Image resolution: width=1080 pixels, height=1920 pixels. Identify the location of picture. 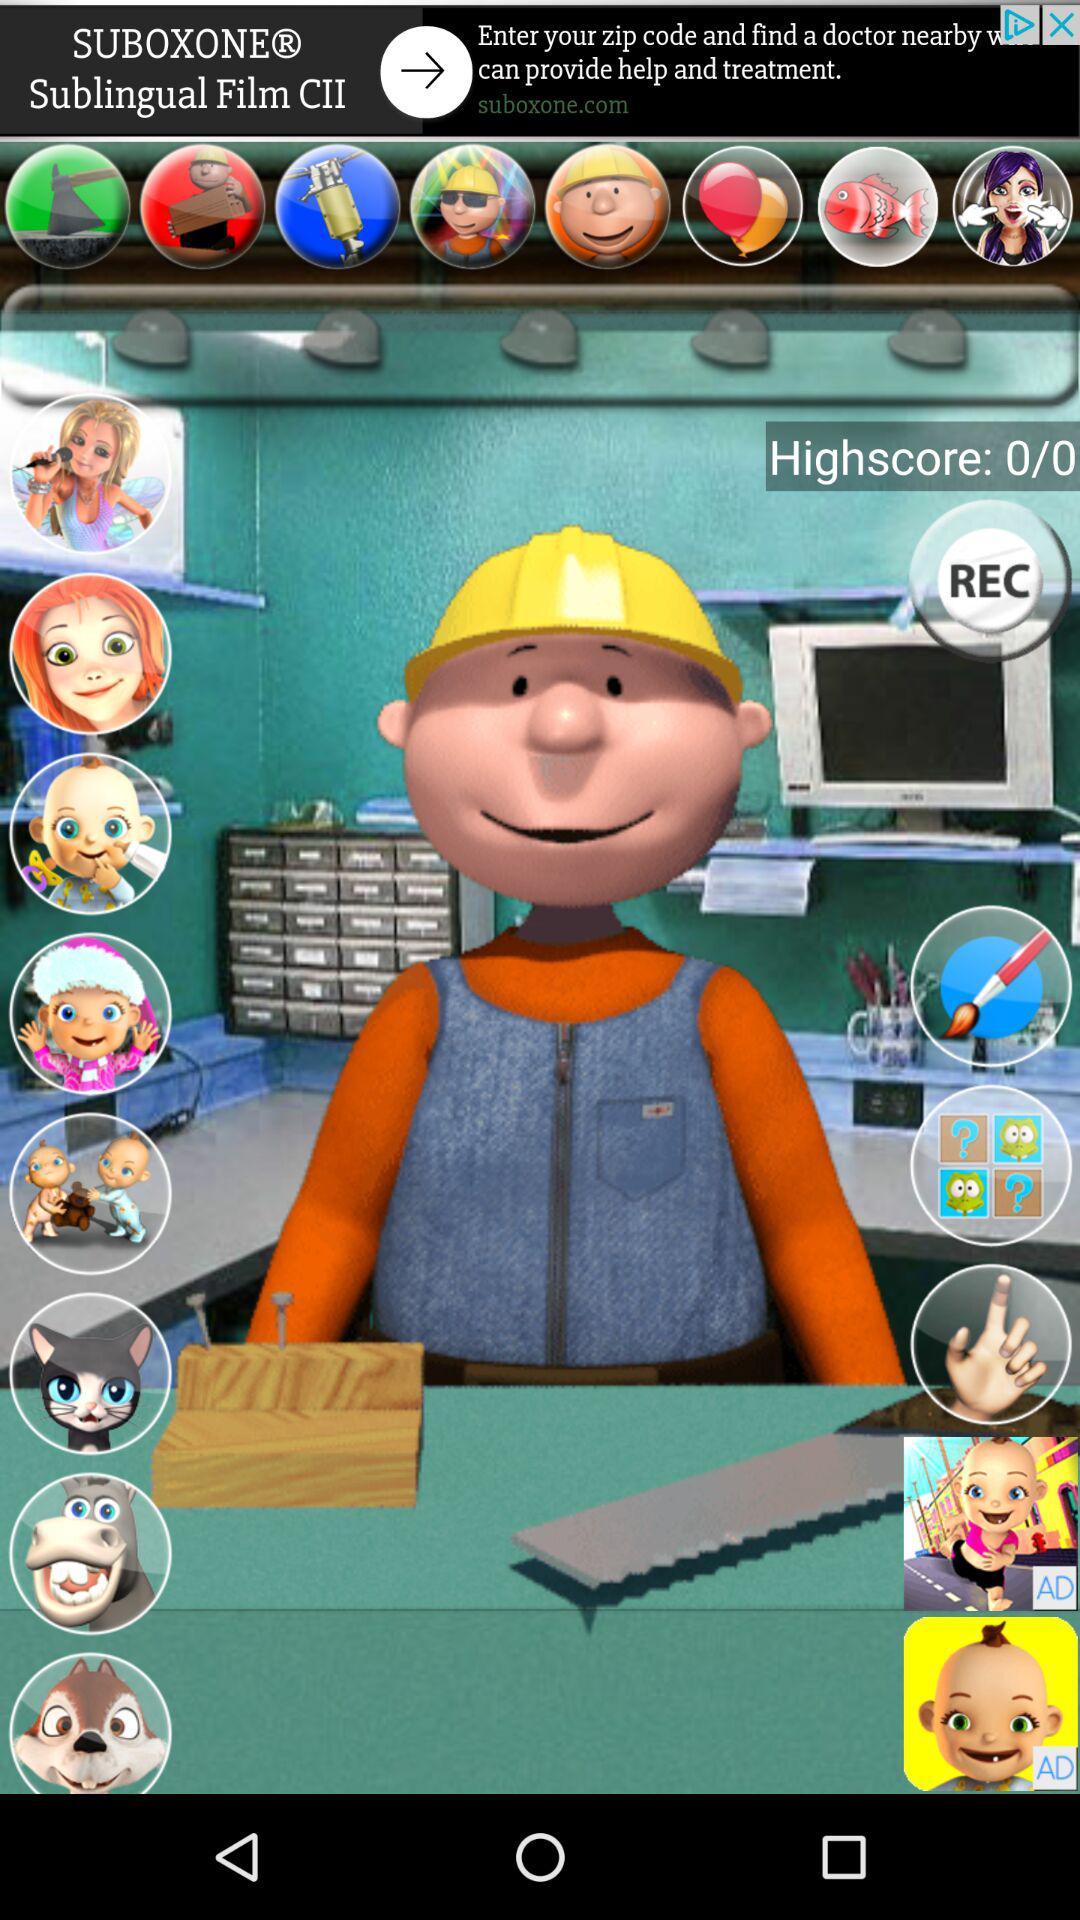
(88, 1194).